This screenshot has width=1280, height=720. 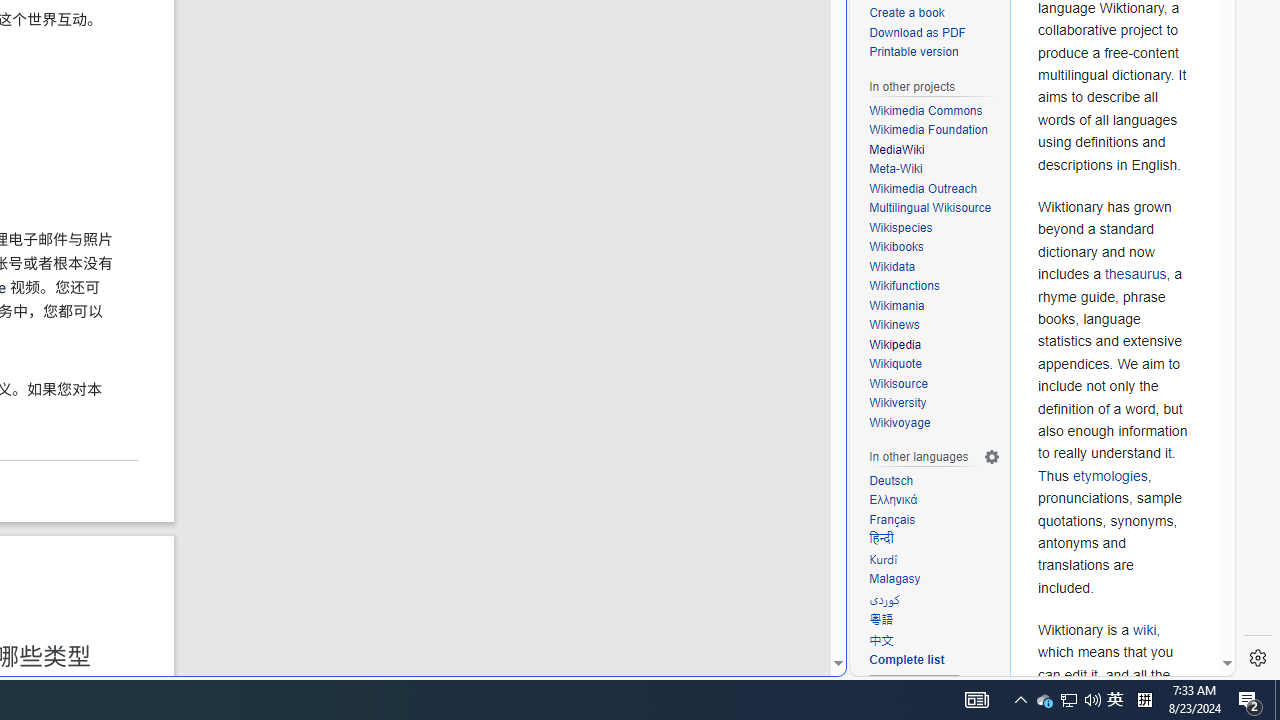 What do you see at coordinates (905, 13) in the screenshot?
I see `'Create a book'` at bounding box center [905, 13].